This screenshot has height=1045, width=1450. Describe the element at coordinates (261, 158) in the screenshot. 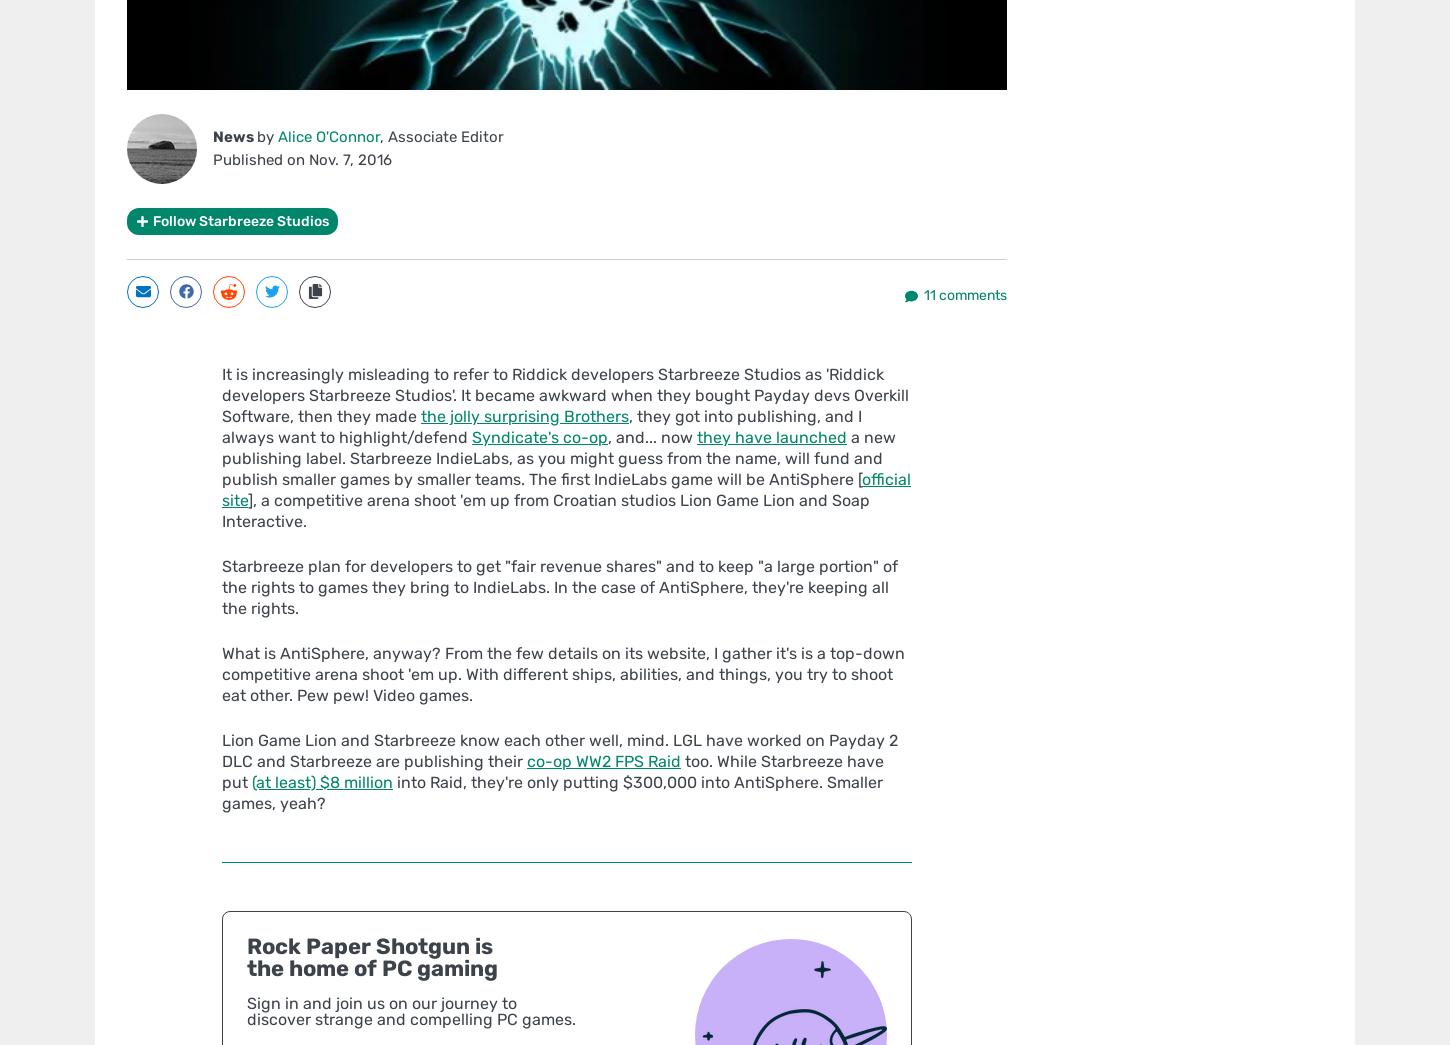

I see `'Published on'` at that location.